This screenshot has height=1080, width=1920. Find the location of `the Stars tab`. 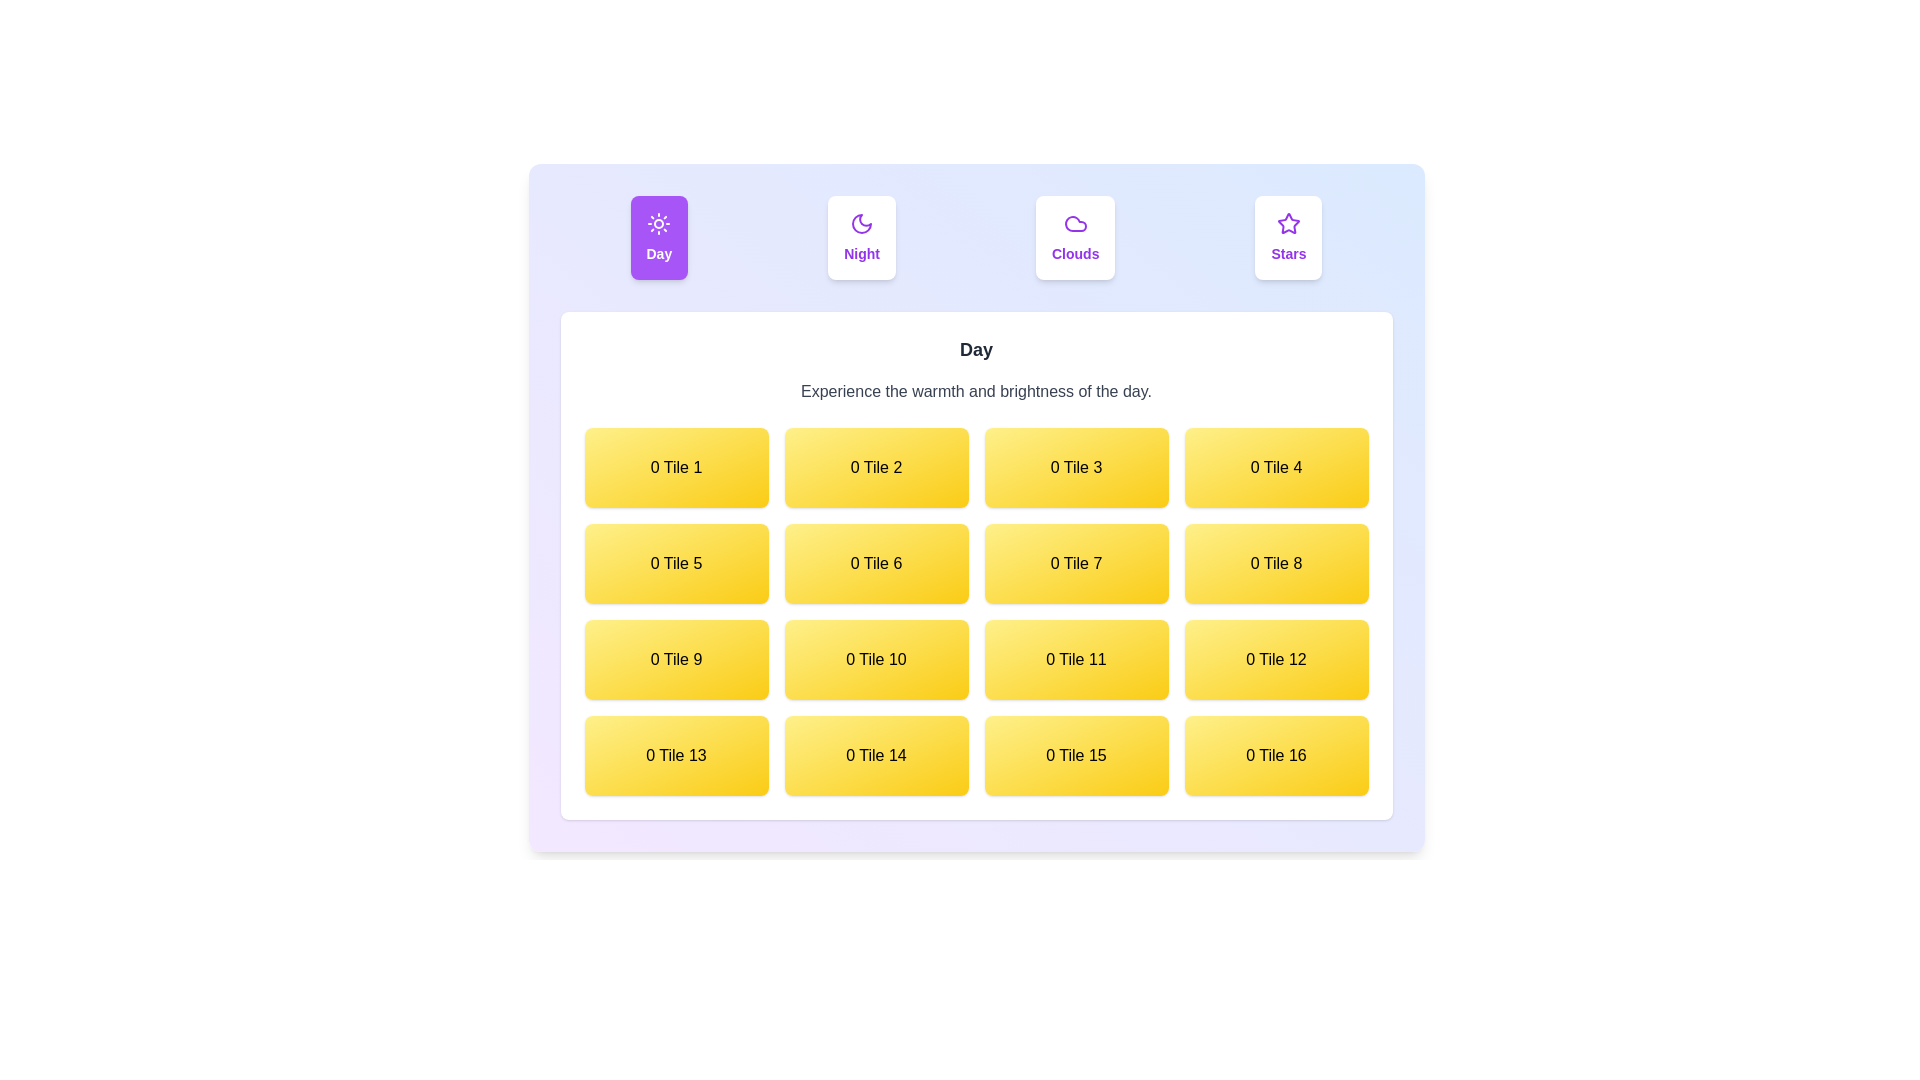

the Stars tab is located at coordinates (1288, 237).